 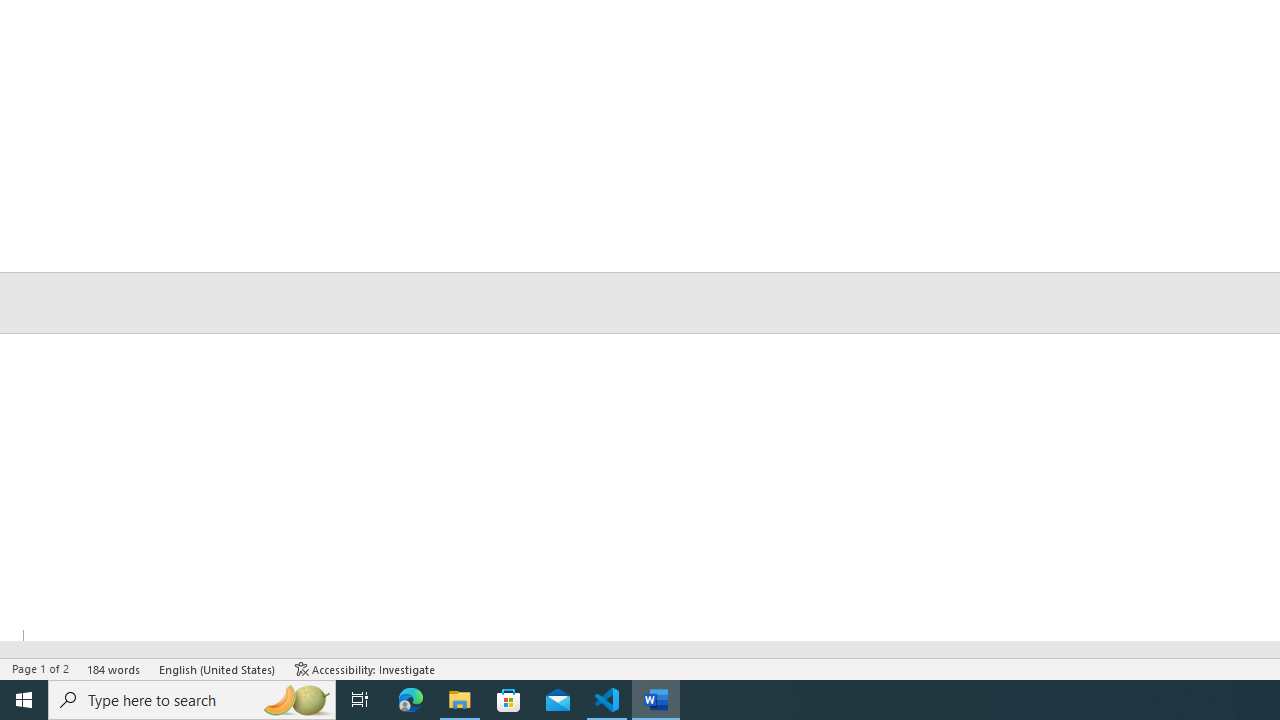 What do you see at coordinates (509, 698) in the screenshot?
I see `'Microsoft Store'` at bounding box center [509, 698].